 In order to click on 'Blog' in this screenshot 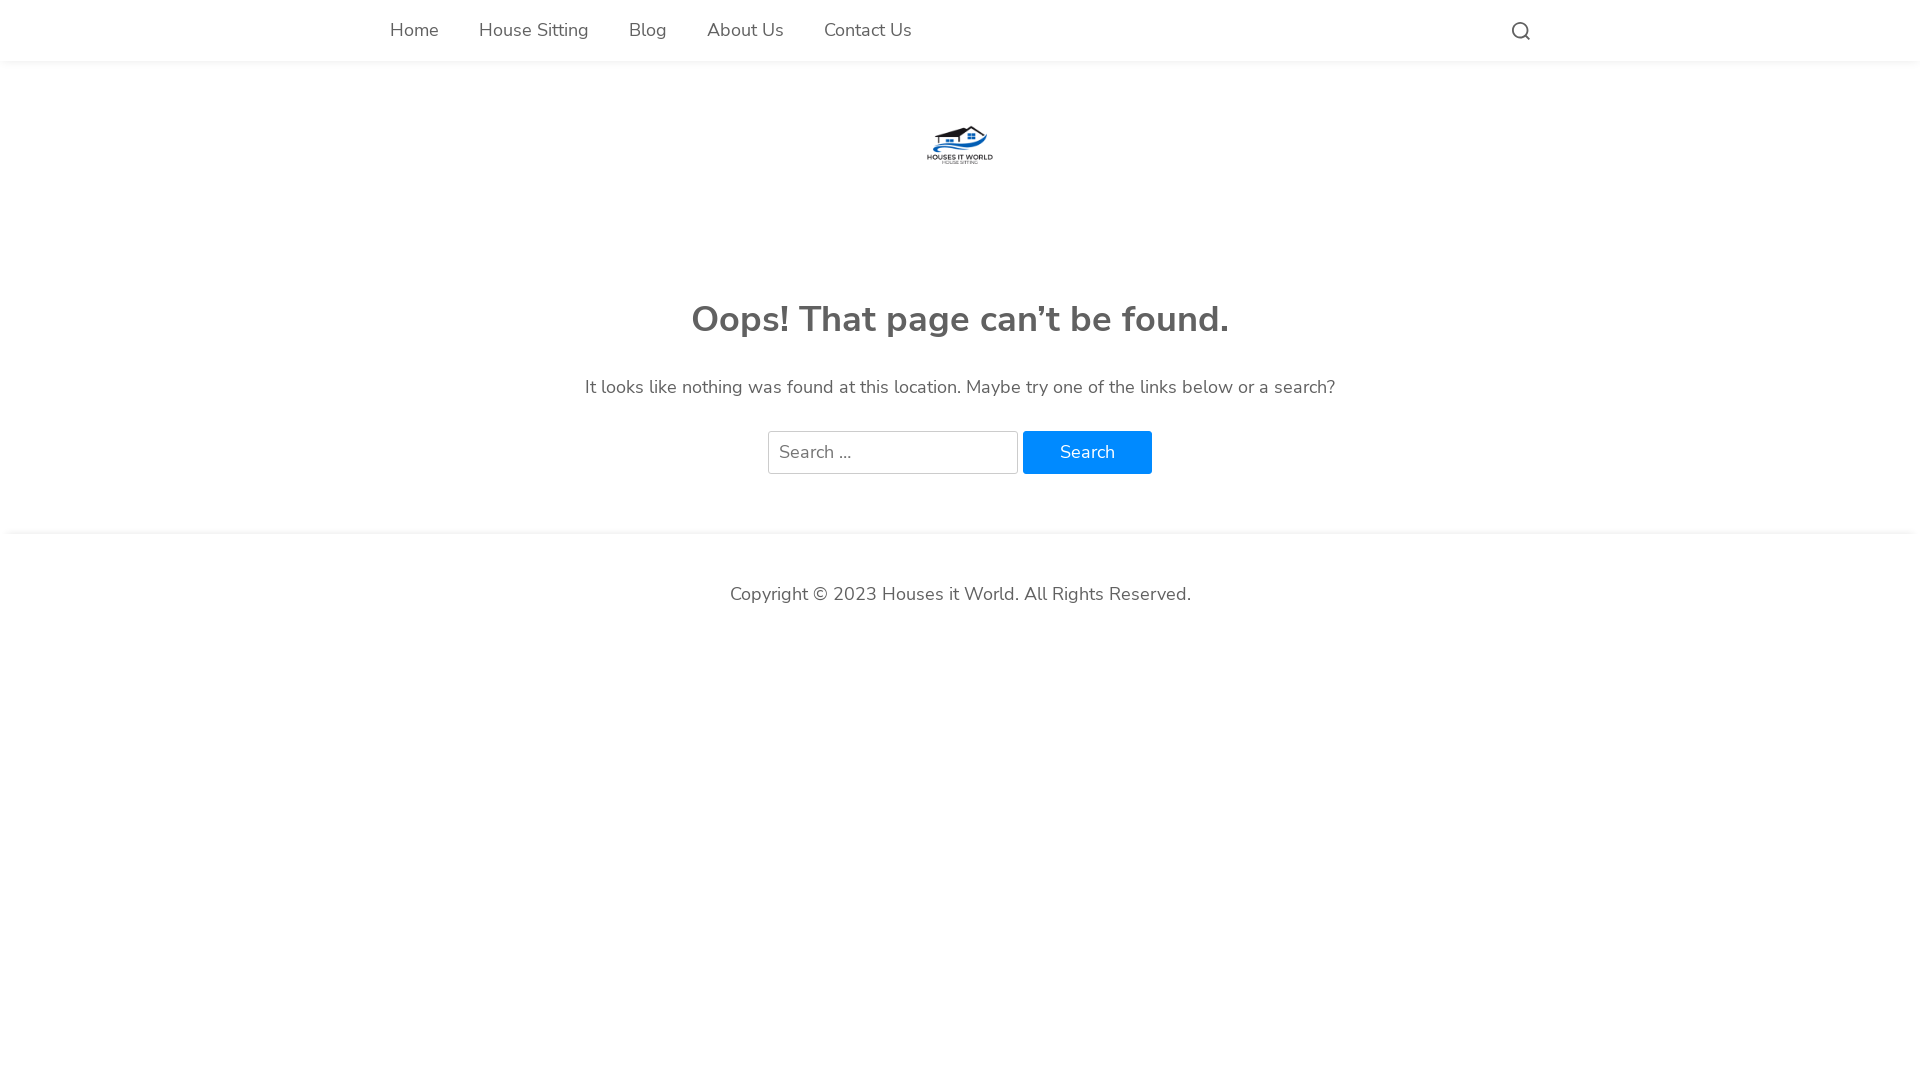, I will do `click(608, 30)`.